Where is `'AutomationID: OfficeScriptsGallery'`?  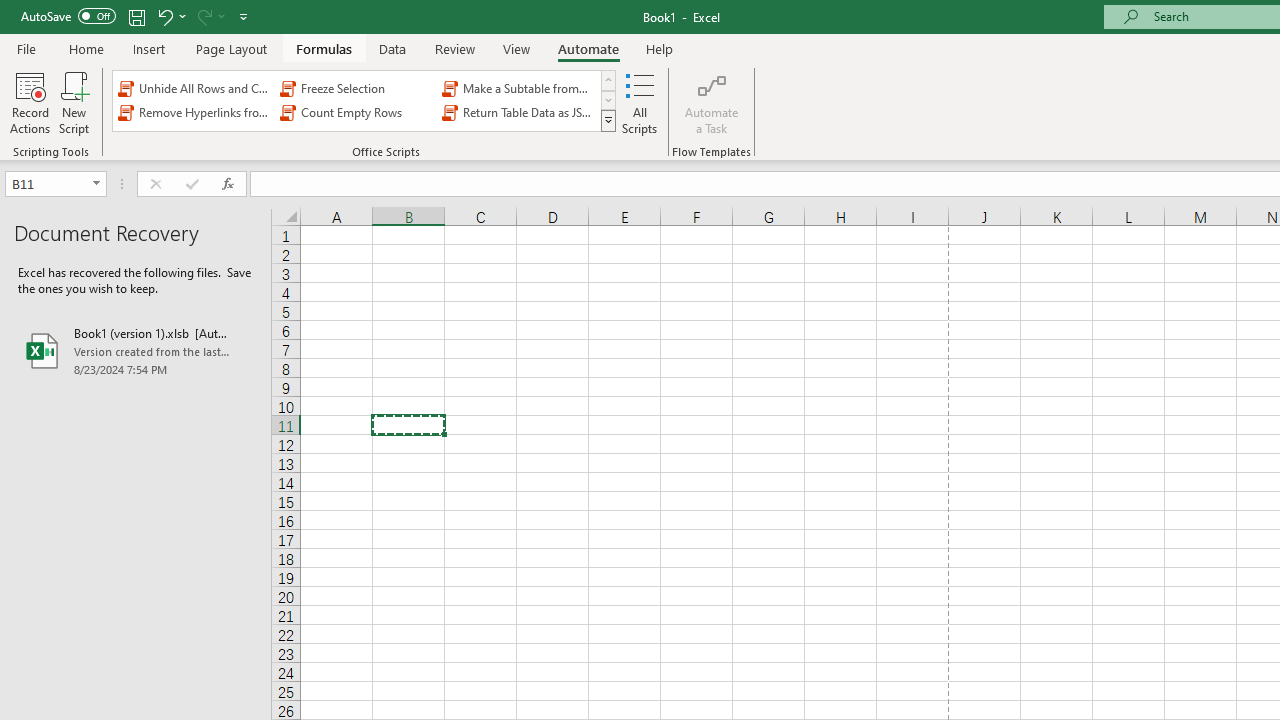 'AutomationID: OfficeScriptsGallery' is located at coordinates (365, 100).